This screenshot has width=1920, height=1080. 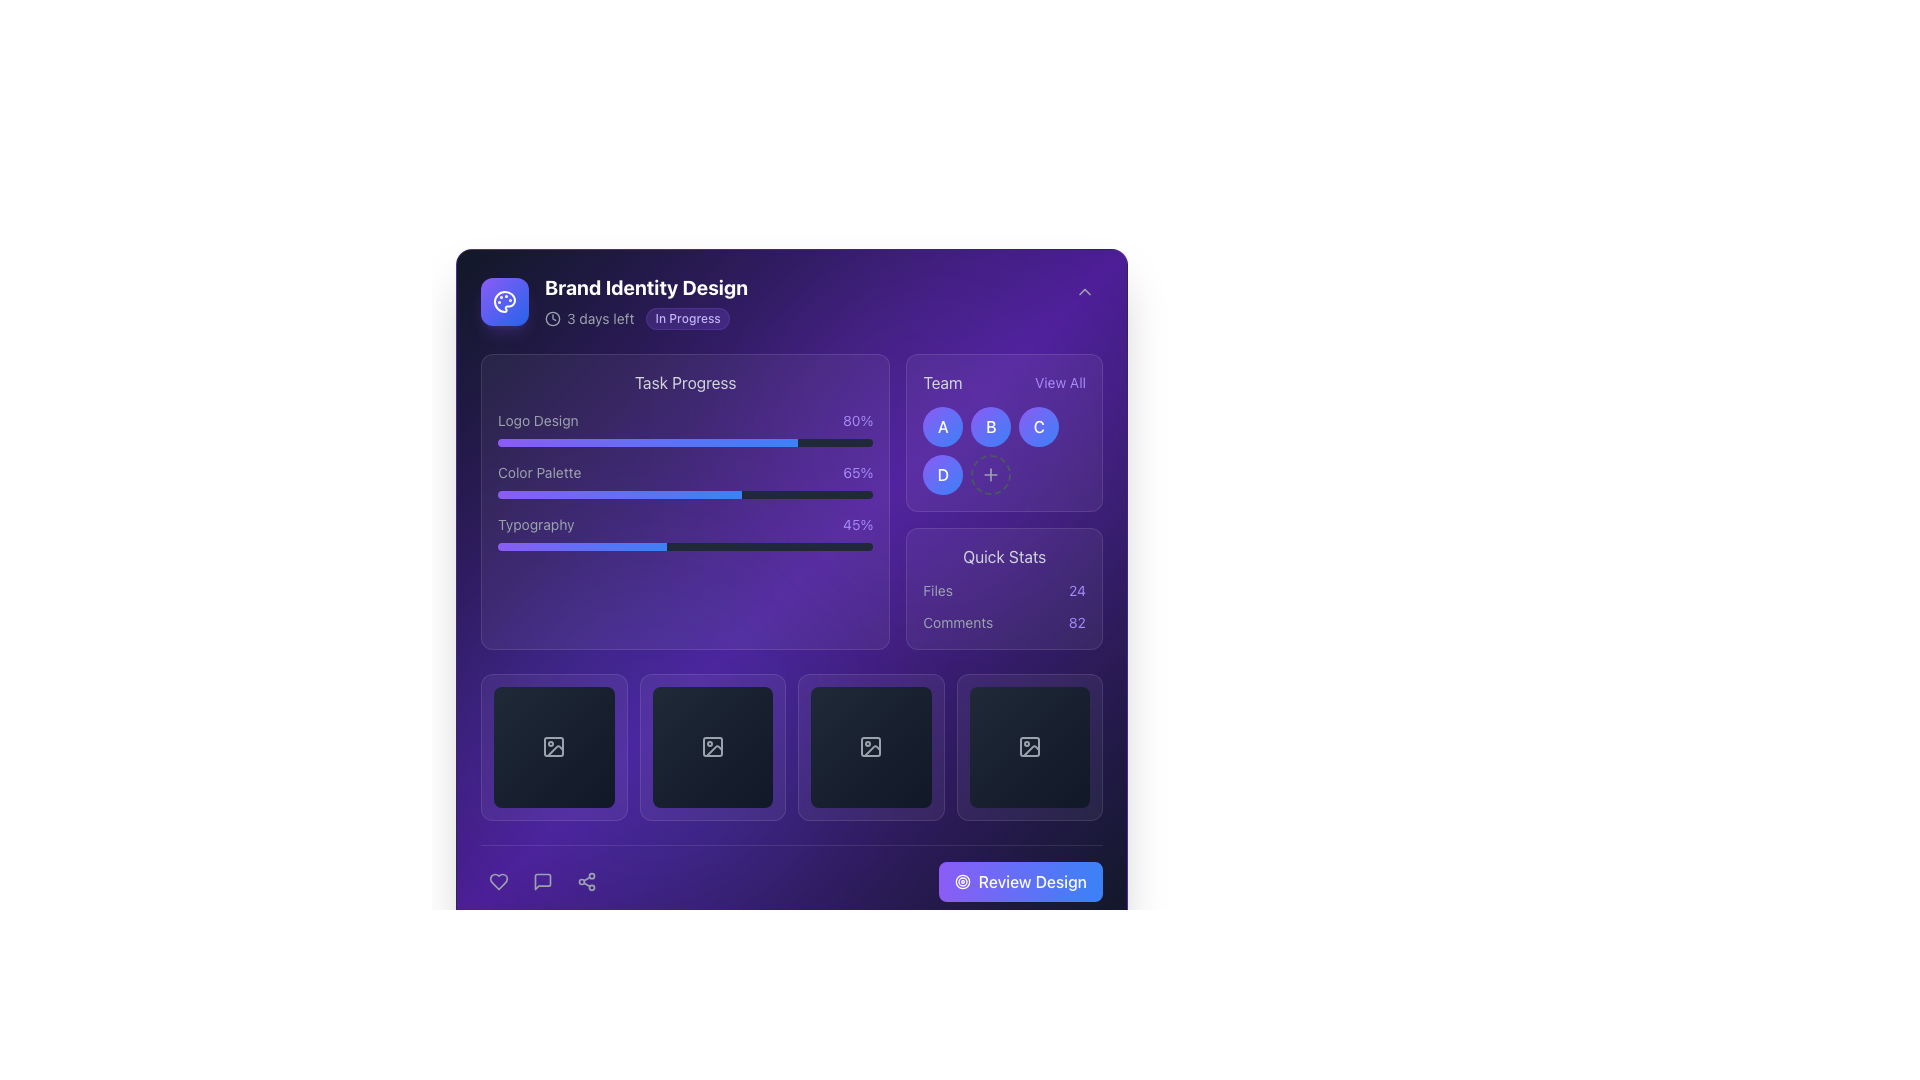 I want to click on the speech bubble icon button, which is the second item from the left in the bottom interactive bar of the panel, to change its color, so click(x=542, y=879).